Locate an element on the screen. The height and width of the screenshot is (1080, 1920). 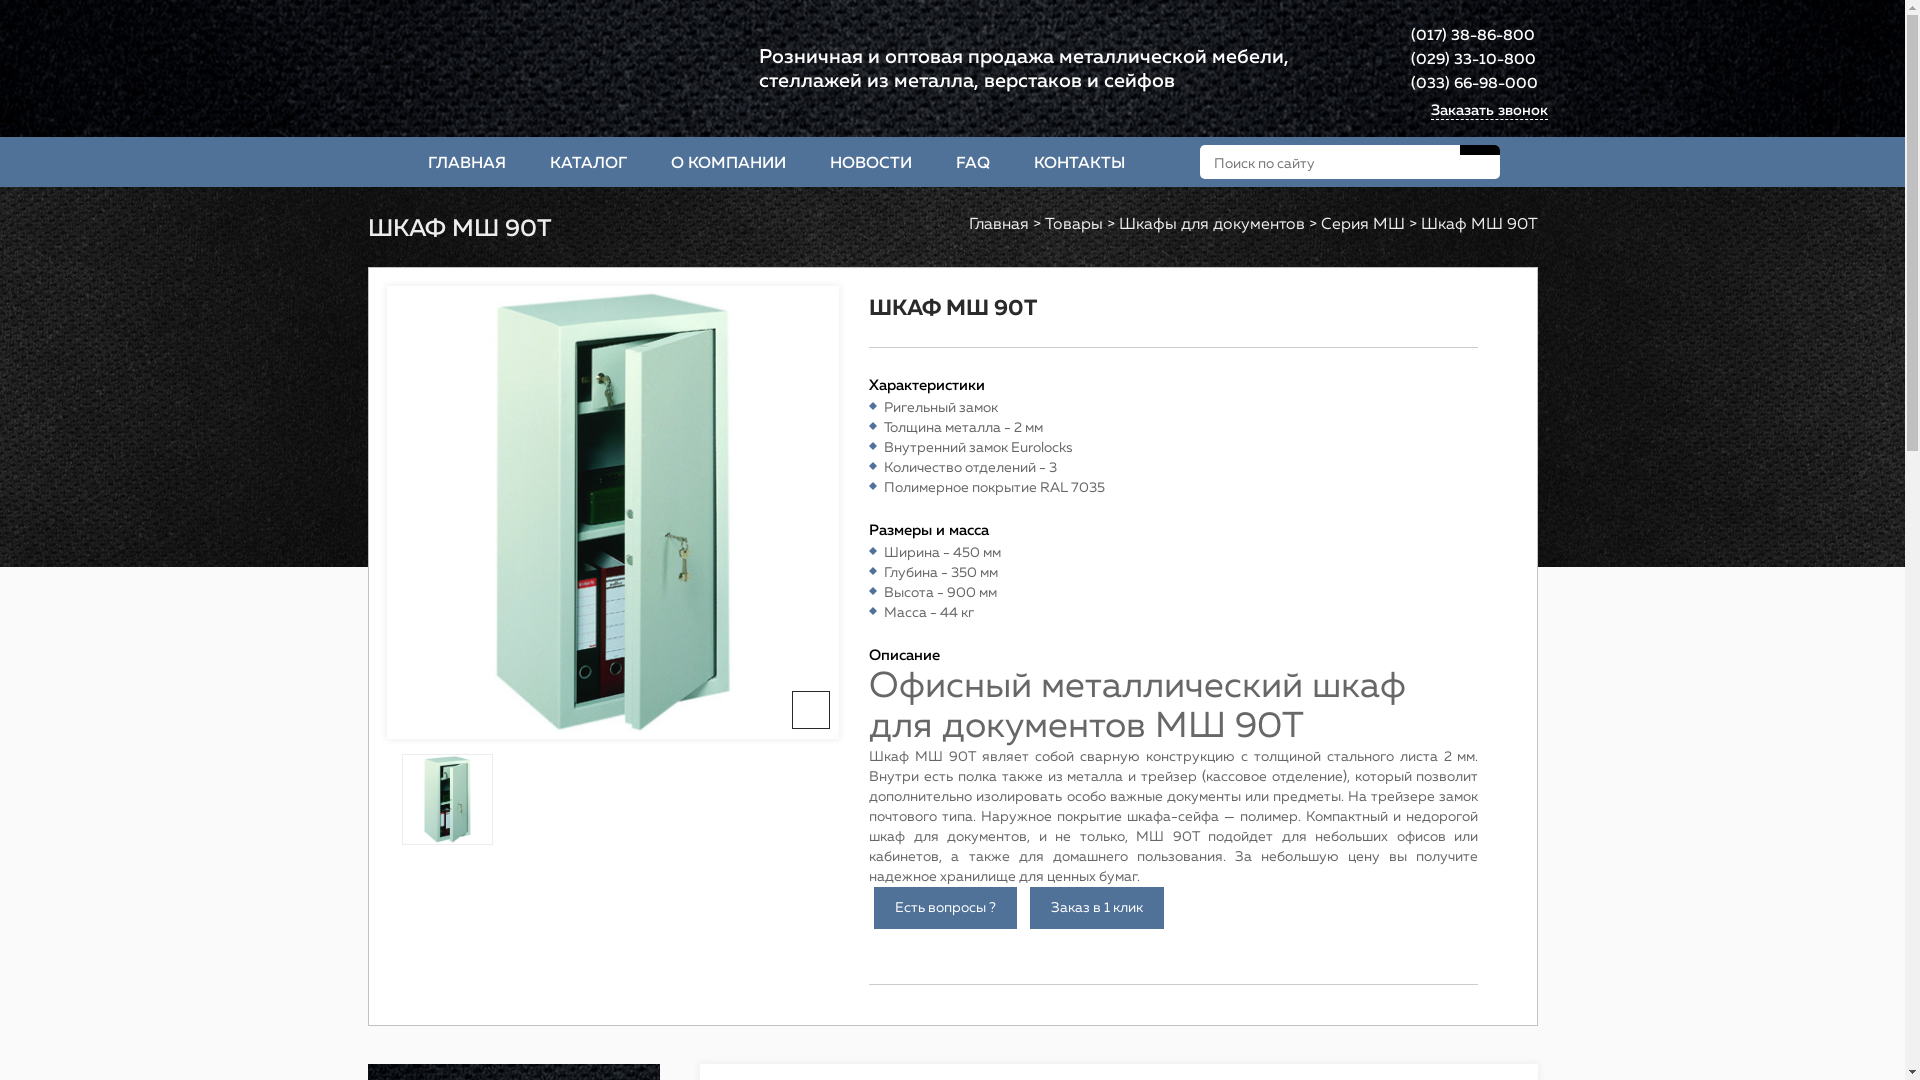
'(017) 38-86-800' is located at coordinates (1472, 35).